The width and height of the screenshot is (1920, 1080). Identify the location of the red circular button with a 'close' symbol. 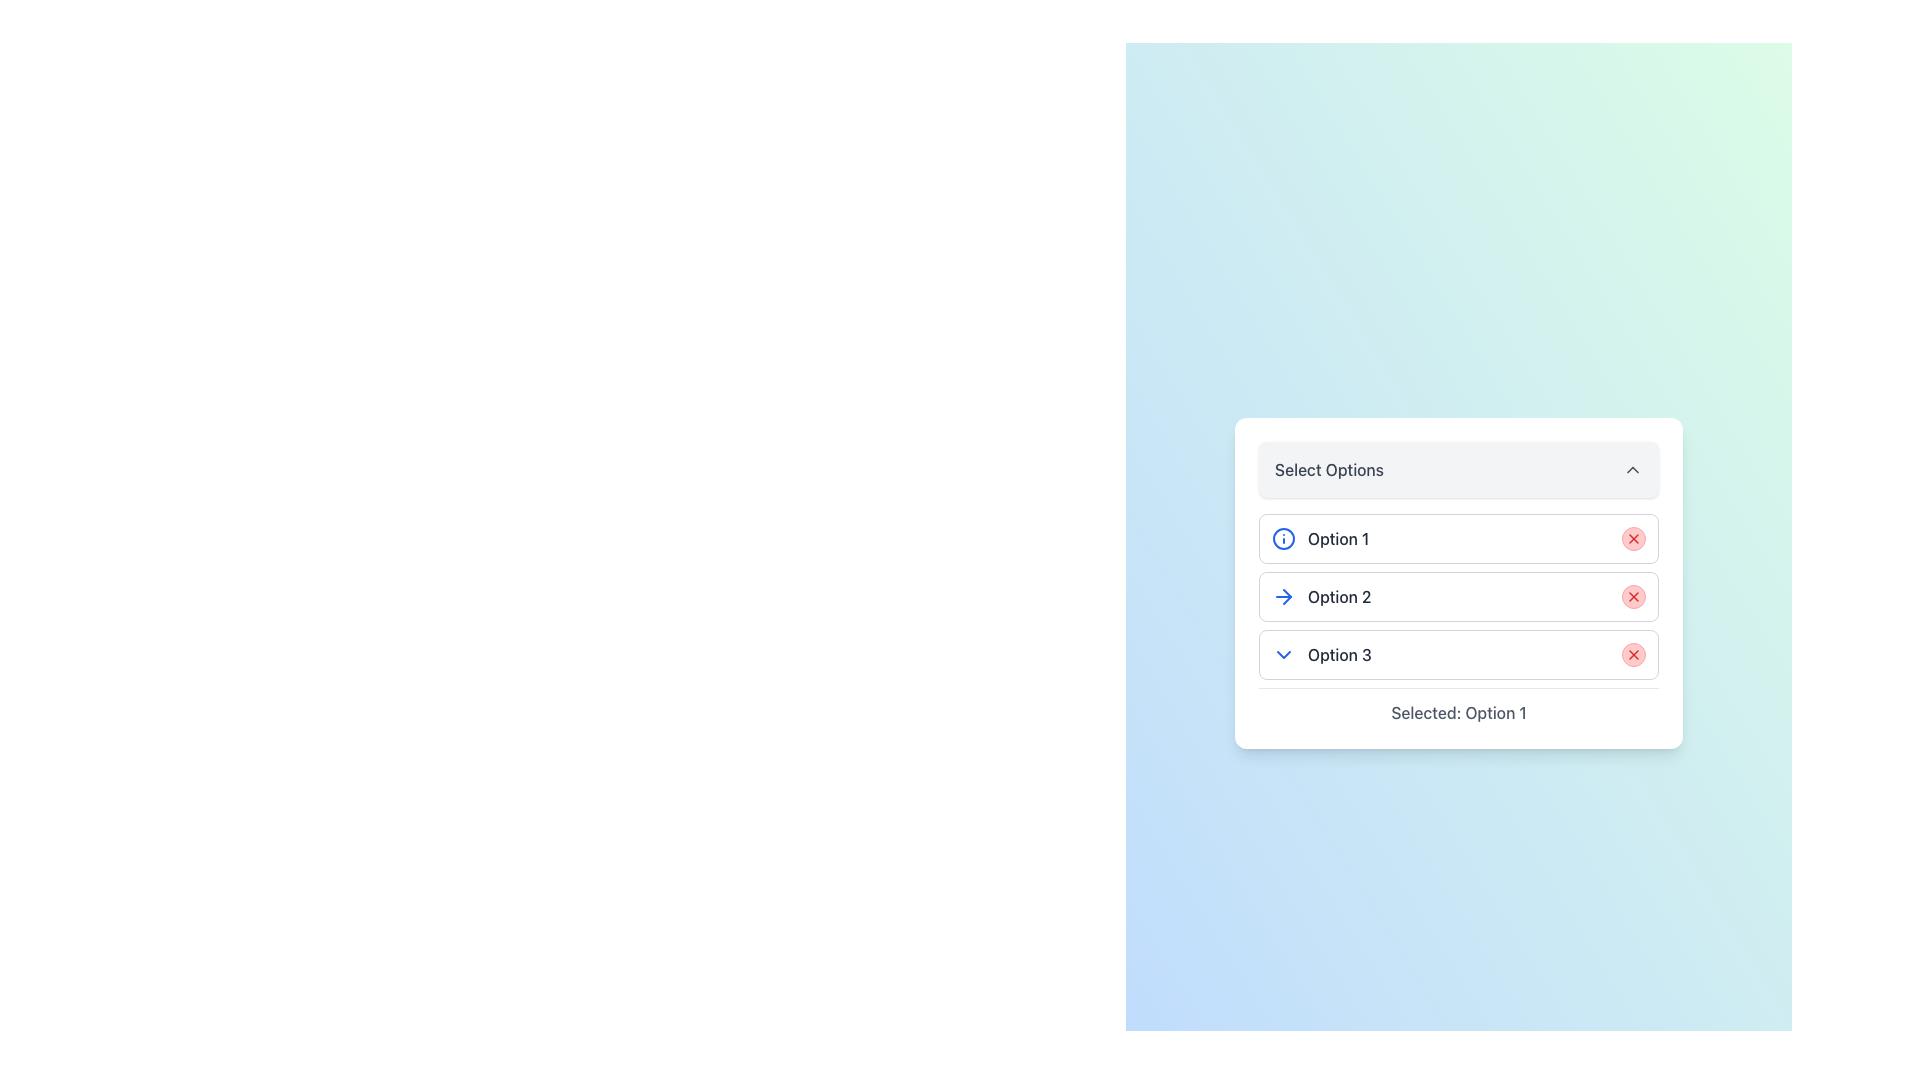
(1633, 595).